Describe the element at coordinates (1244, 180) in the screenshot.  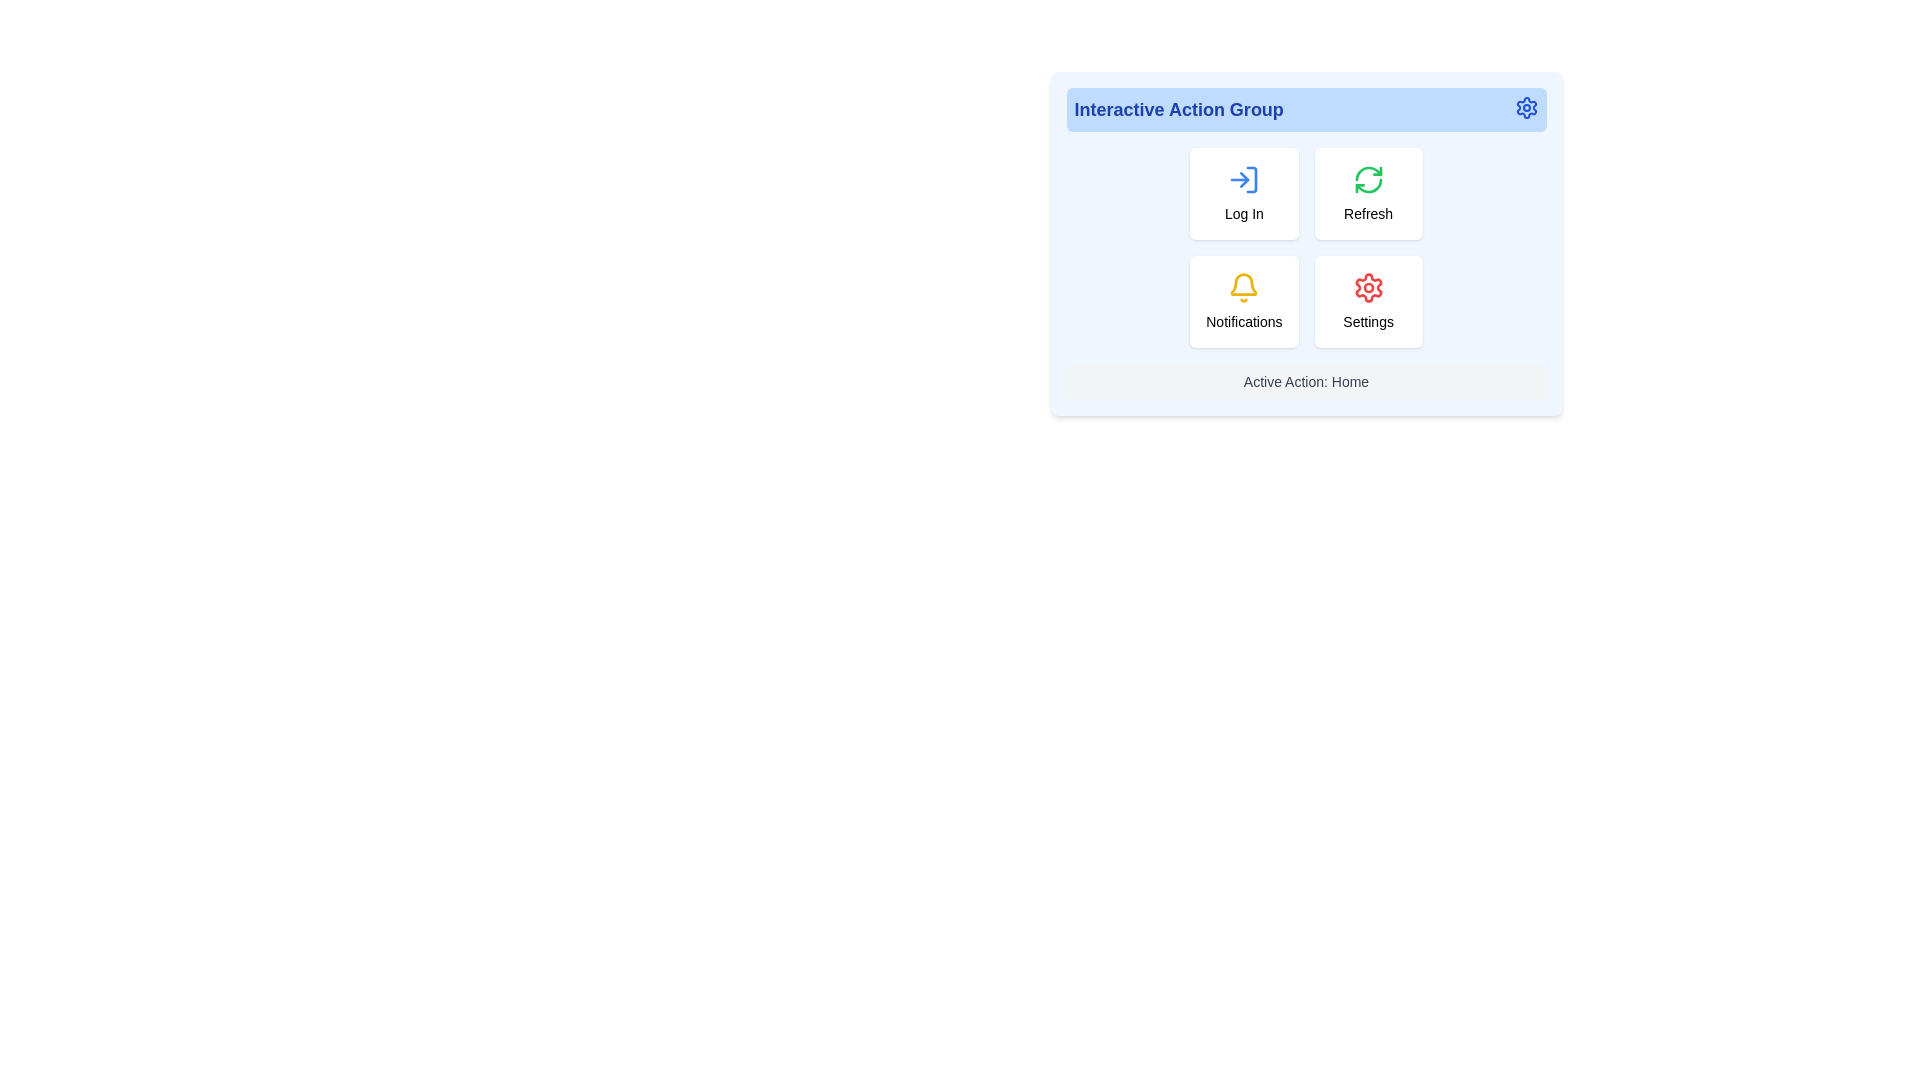
I see `the arrowhead graphic element within the 'Log In' icon that symbolizes the action of logging in` at that location.